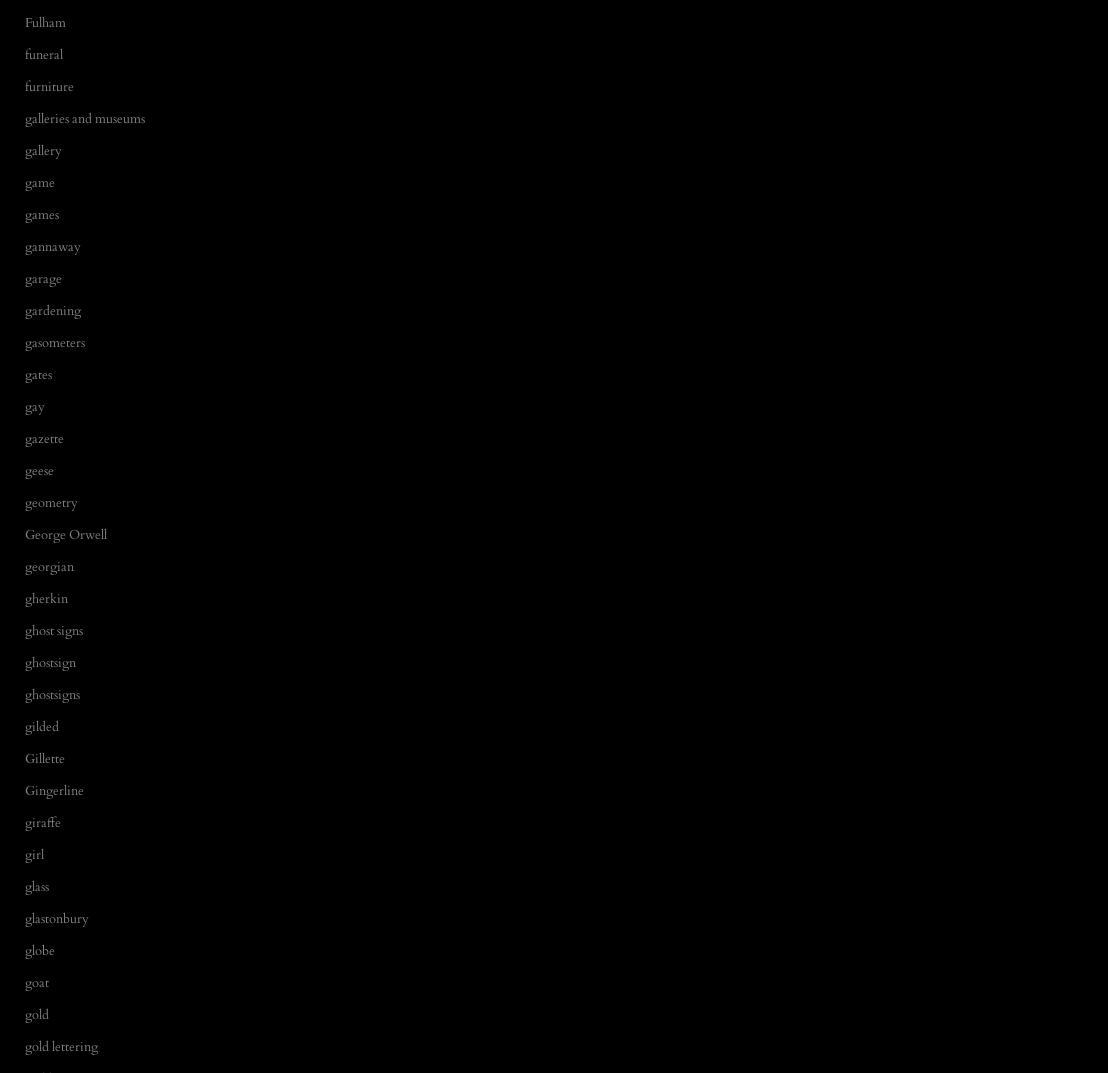 This screenshot has height=1073, width=1108. I want to click on 'gannaway', so click(51, 245).